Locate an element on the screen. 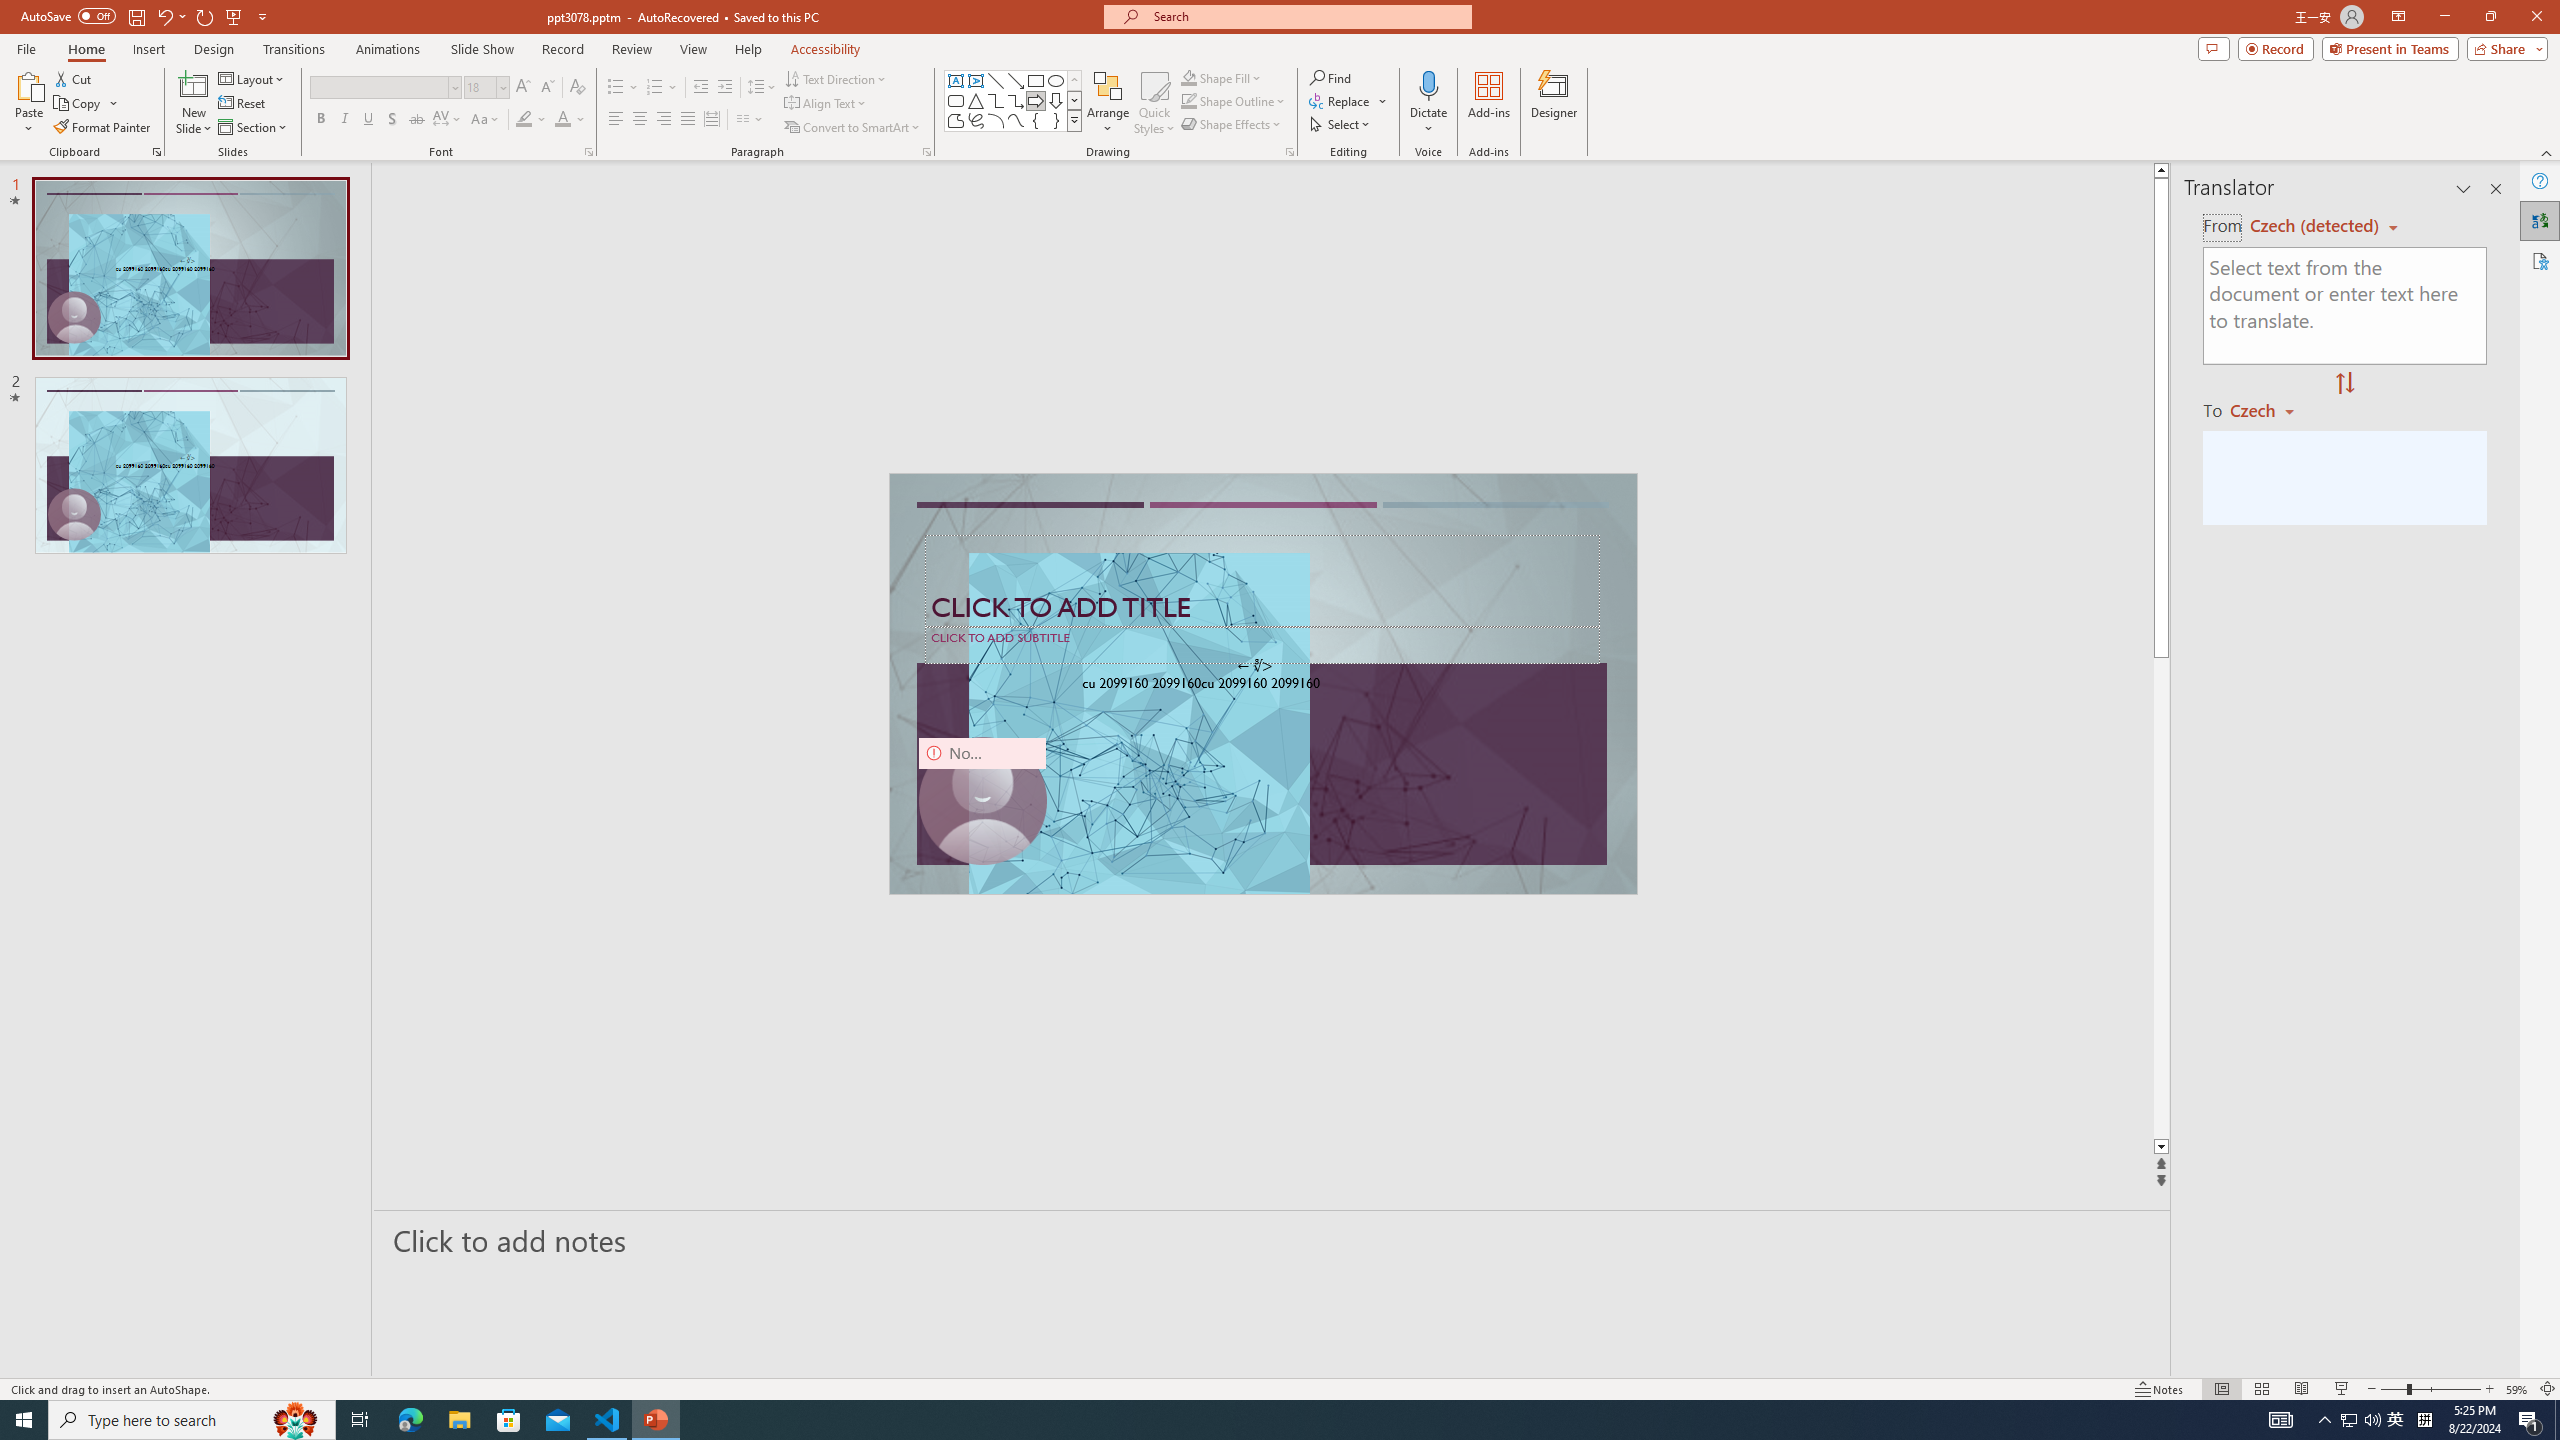 The height and width of the screenshot is (1440, 2560). 'Czech' is located at coordinates (2270, 409).